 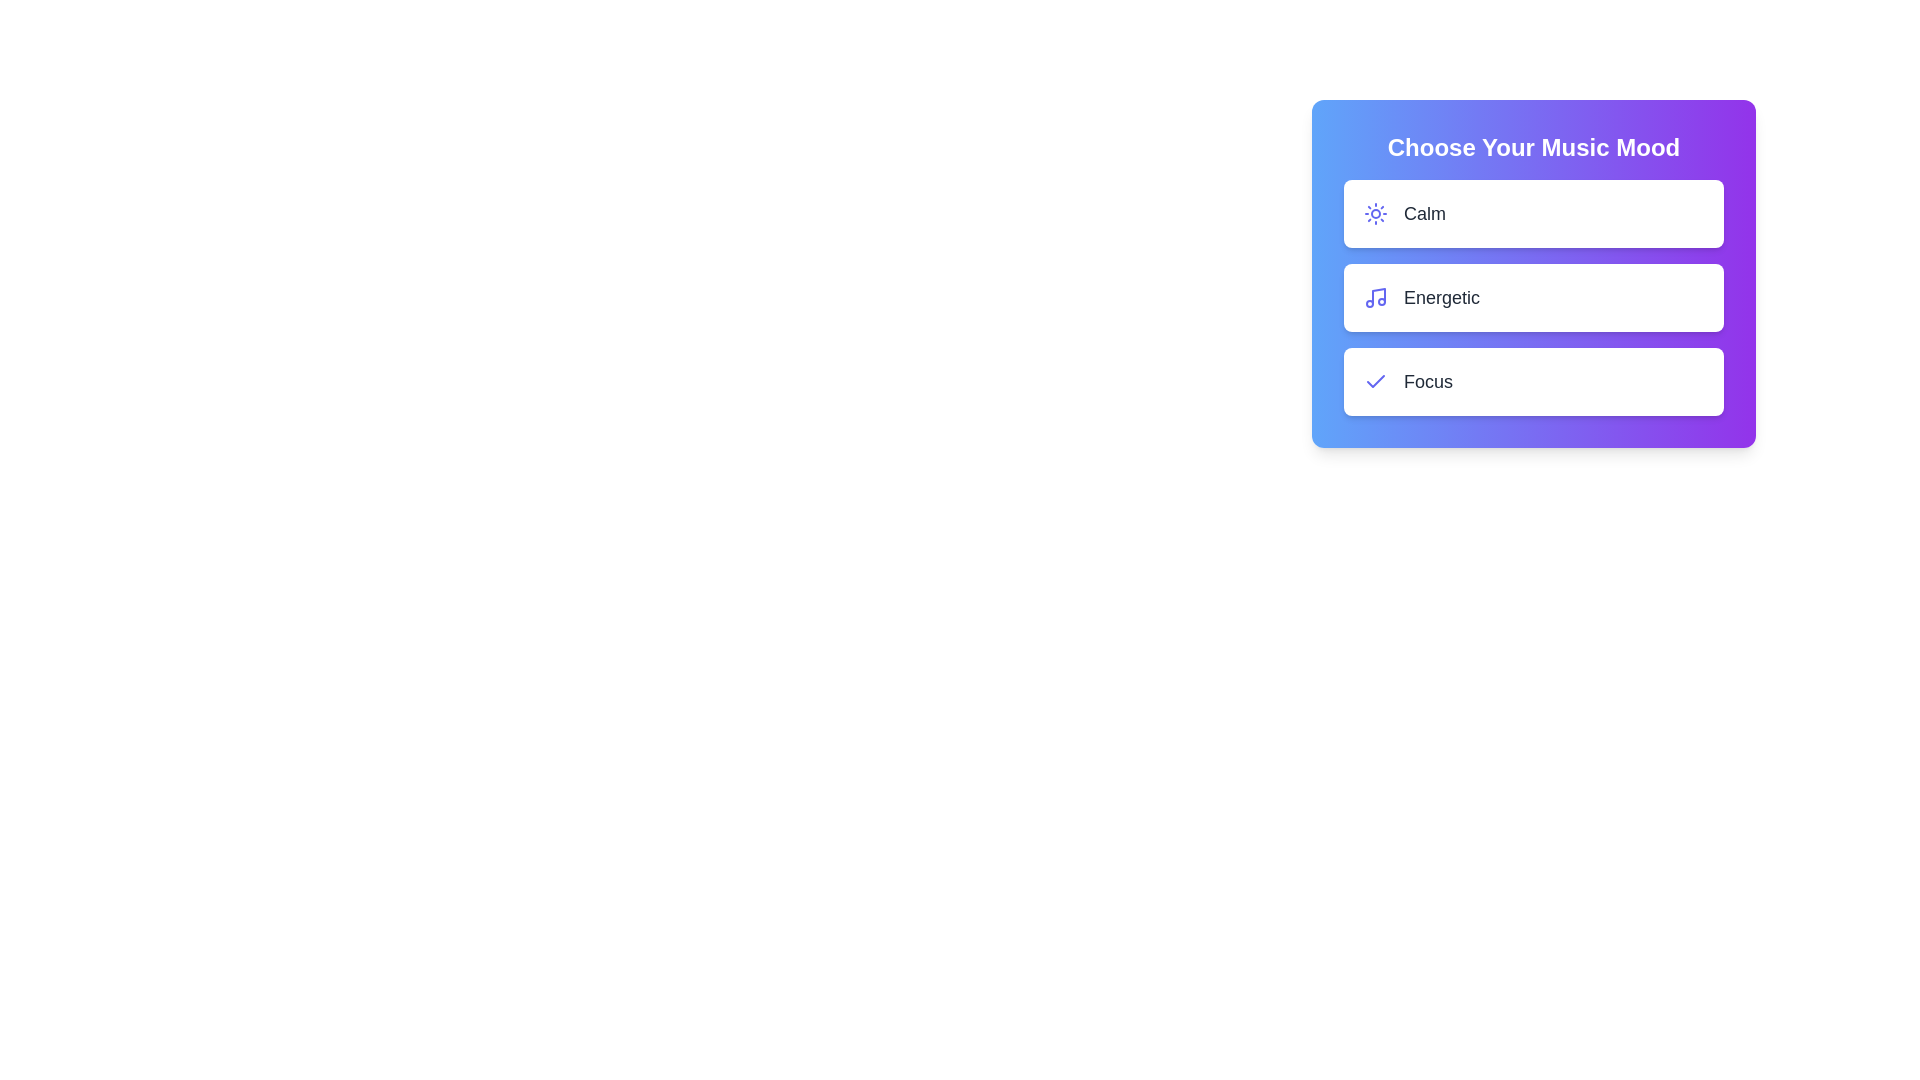 I want to click on the 'Energetic' selectable card, so click(x=1533, y=297).